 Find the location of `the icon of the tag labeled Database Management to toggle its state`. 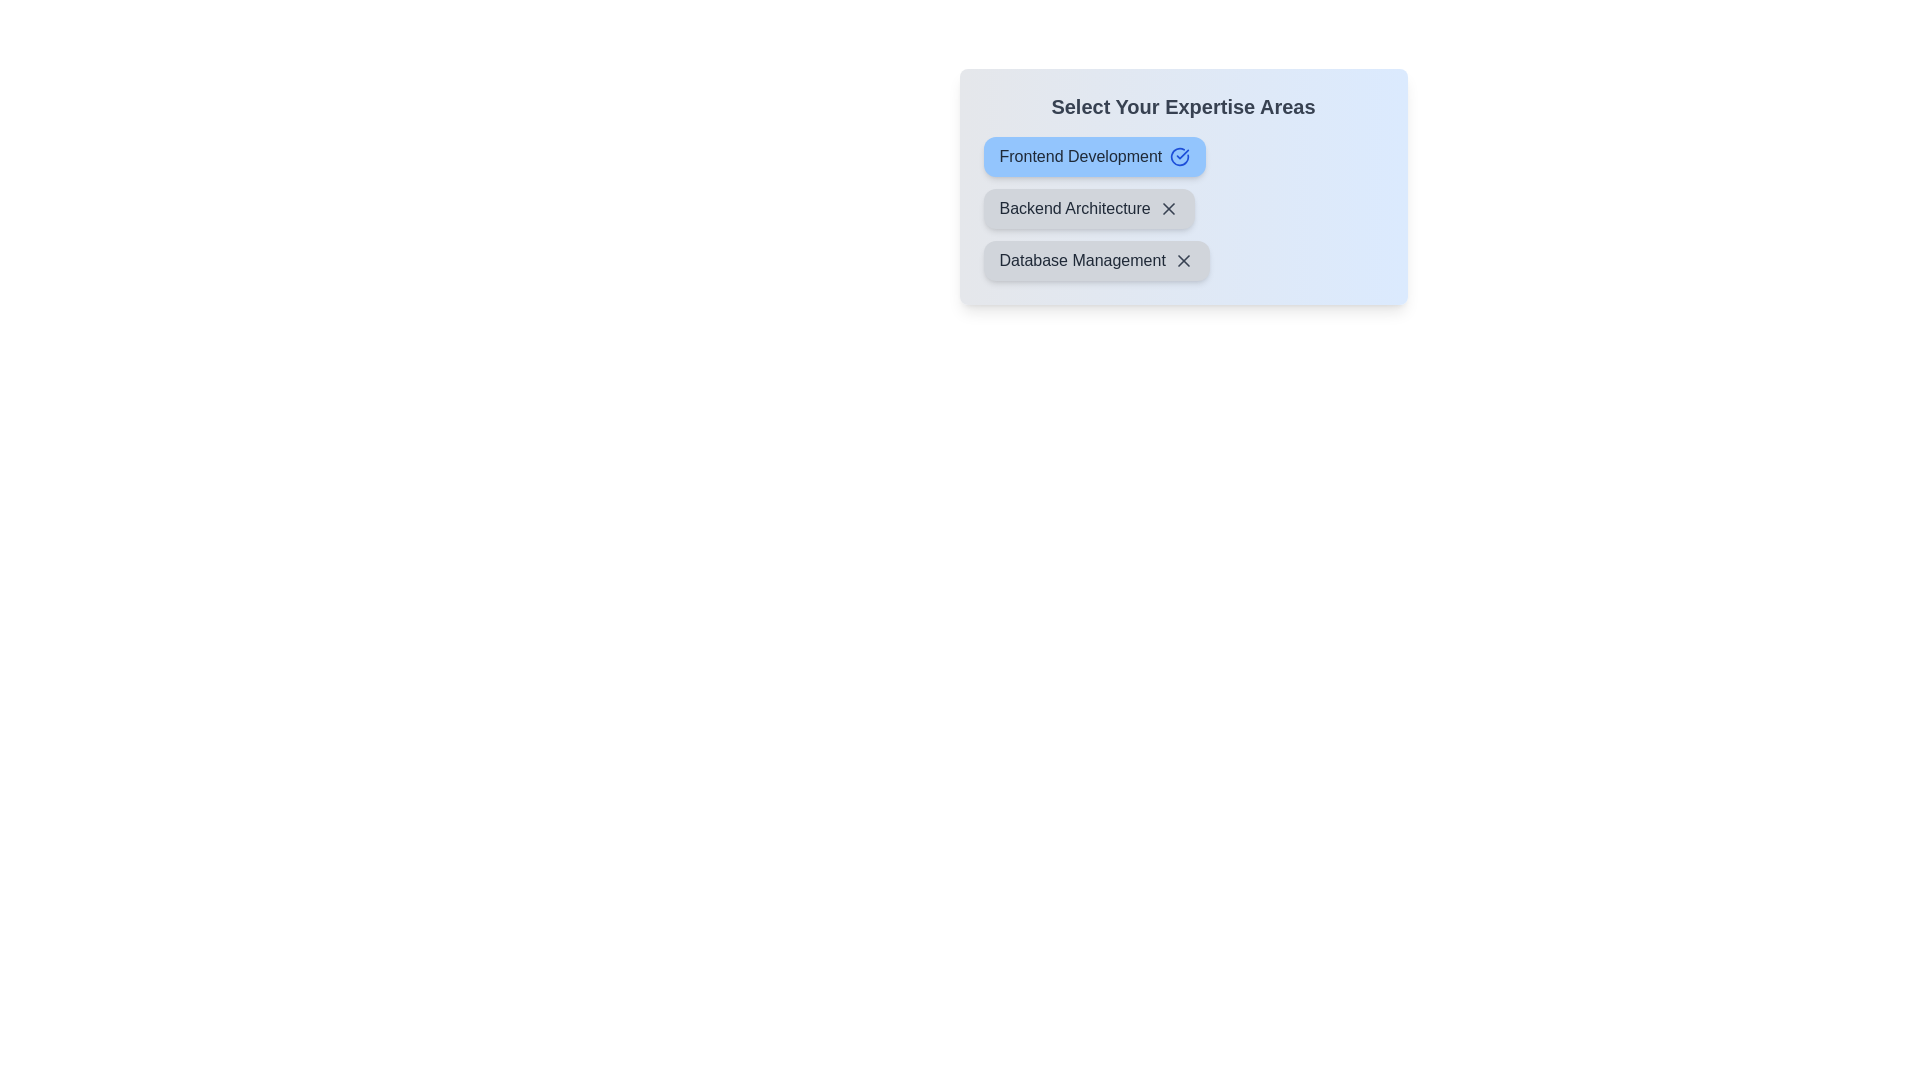

the icon of the tag labeled Database Management to toggle its state is located at coordinates (1183, 260).